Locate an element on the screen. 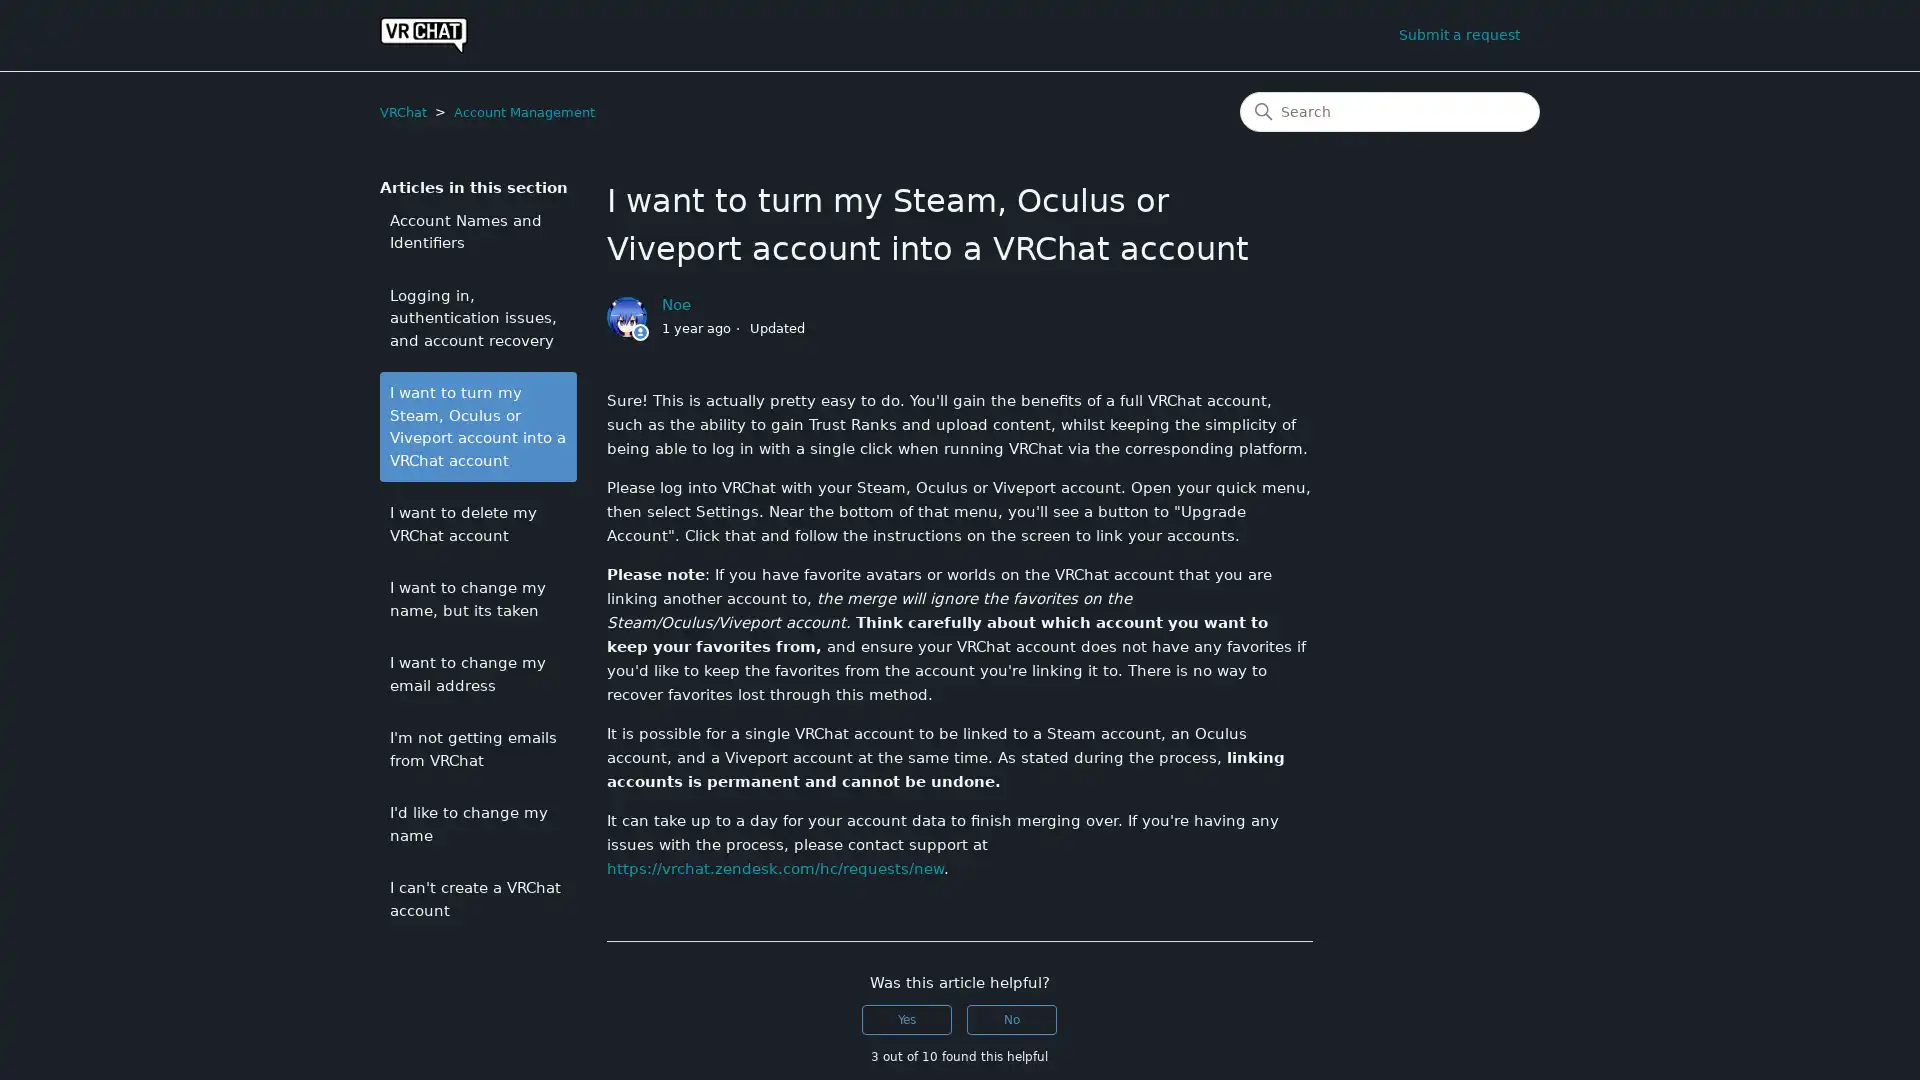  This article was helpful is located at coordinates (906, 1019).